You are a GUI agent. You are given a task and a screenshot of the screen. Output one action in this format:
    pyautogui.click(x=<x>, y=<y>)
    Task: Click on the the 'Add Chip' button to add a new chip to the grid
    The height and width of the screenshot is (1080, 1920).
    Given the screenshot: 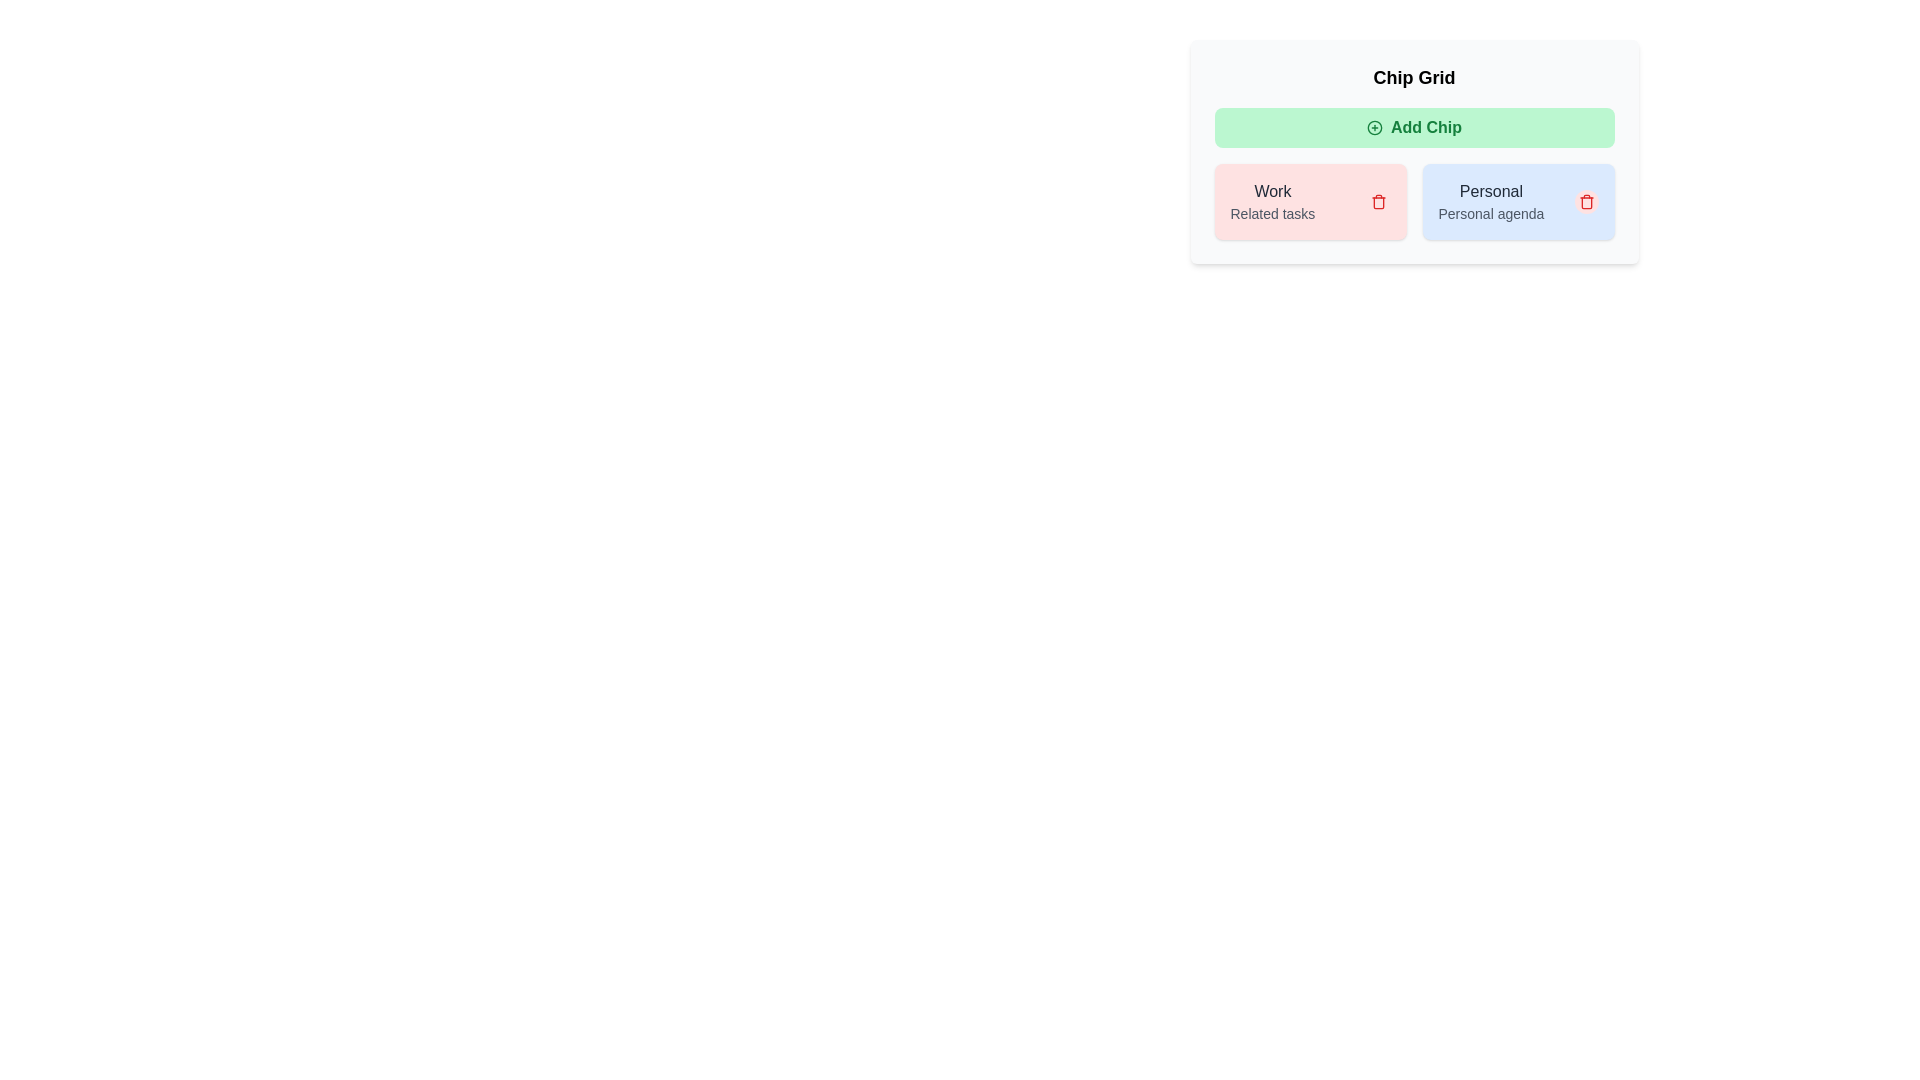 What is the action you would take?
    pyautogui.click(x=1413, y=127)
    